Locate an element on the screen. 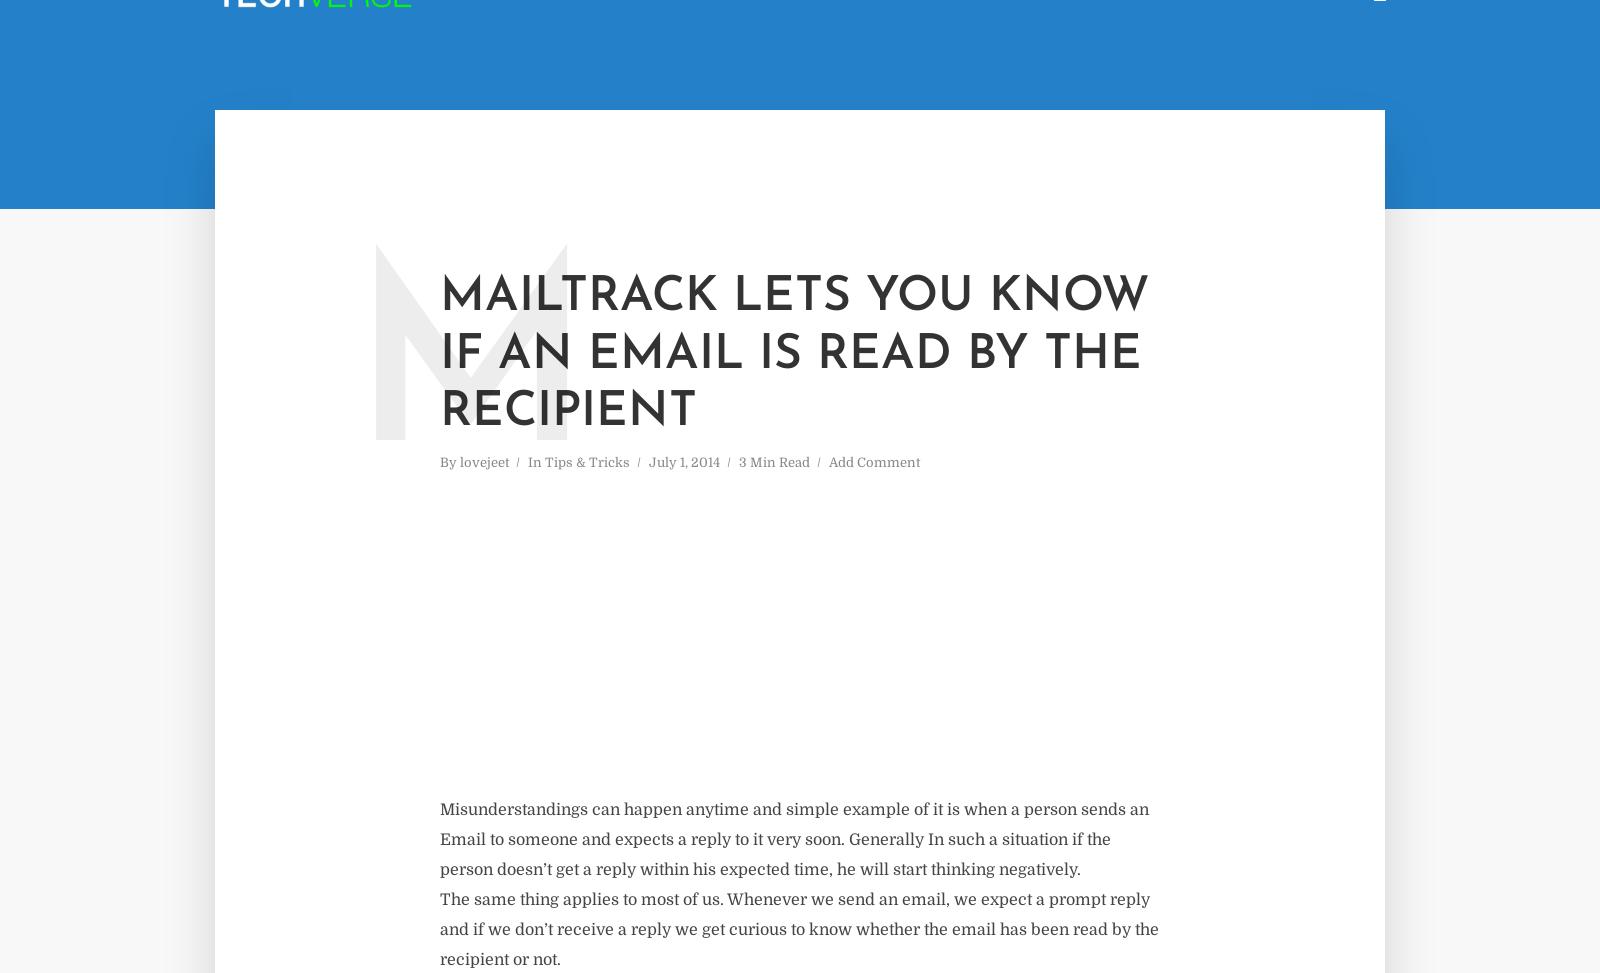 The width and height of the screenshot is (1600, 973). 'Page' is located at coordinates (1105, 56).